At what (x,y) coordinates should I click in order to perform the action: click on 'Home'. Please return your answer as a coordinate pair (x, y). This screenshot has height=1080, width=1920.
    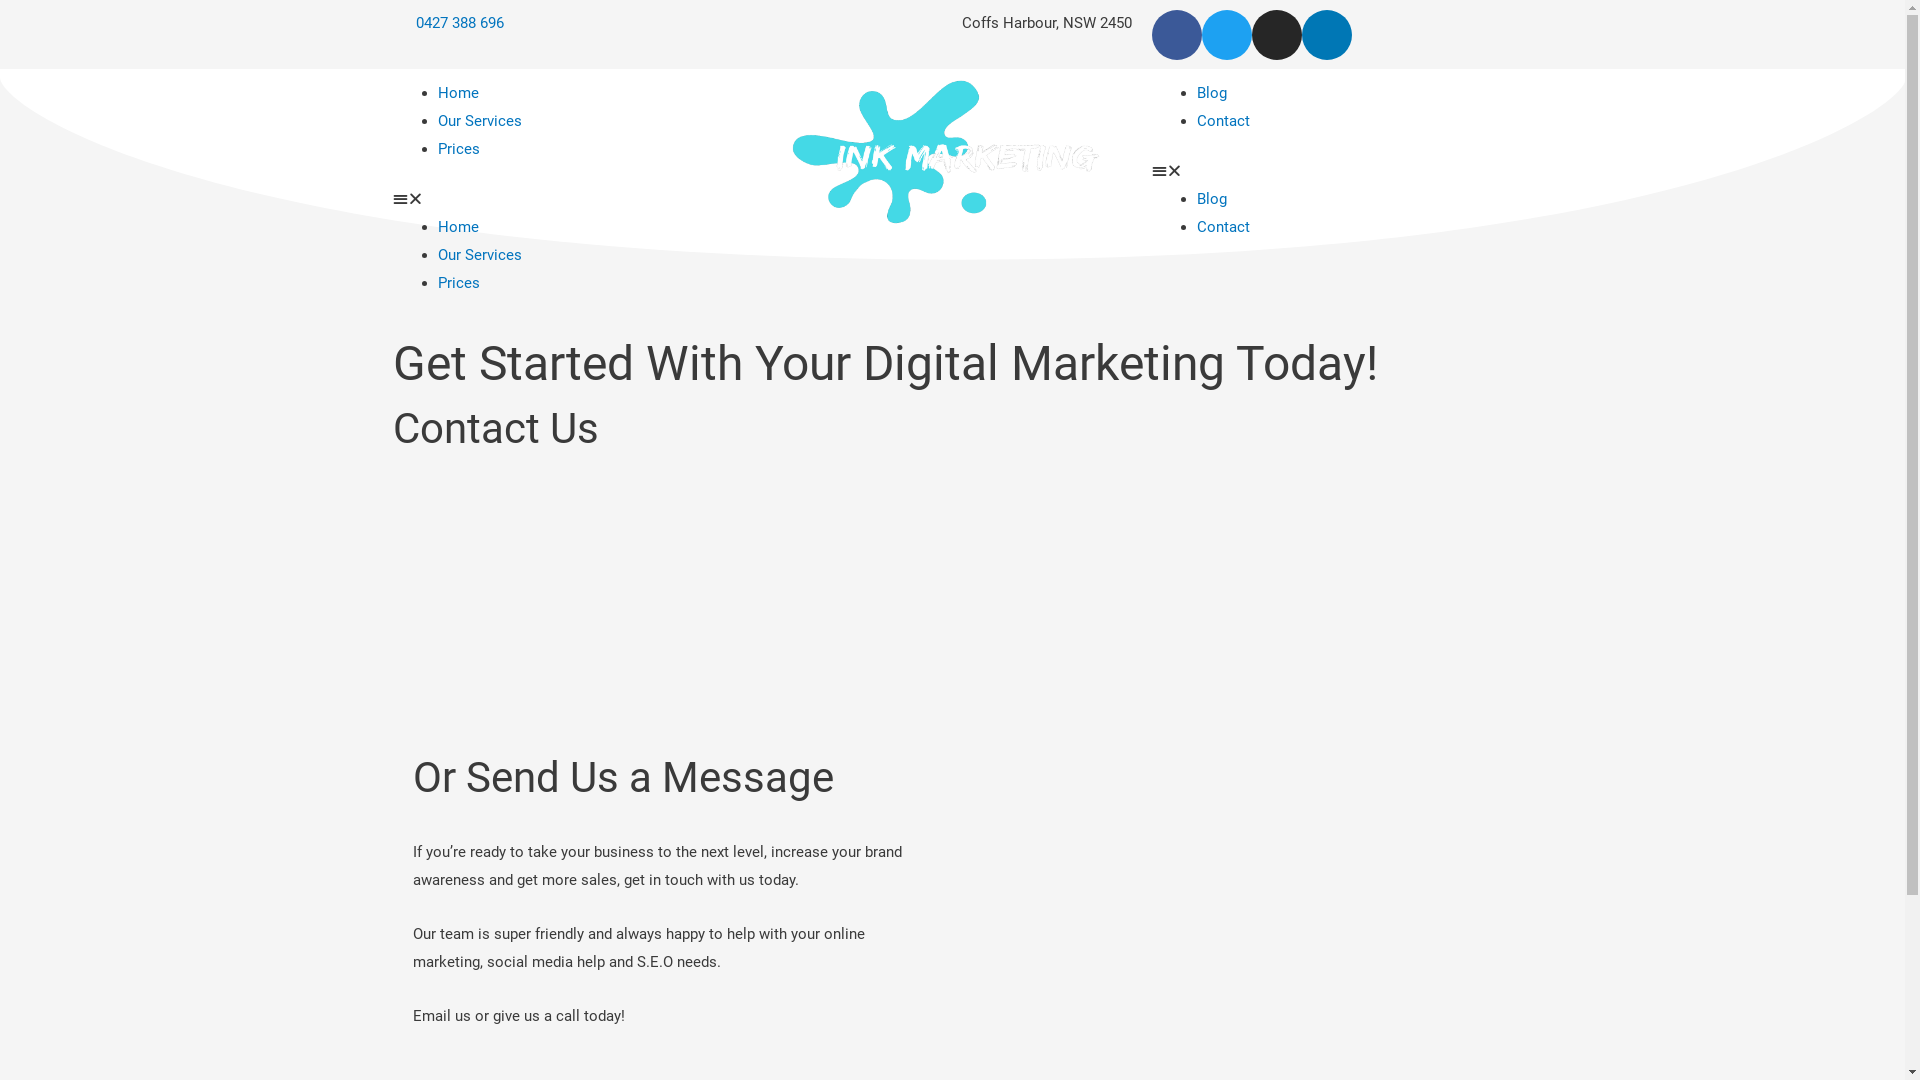
    Looking at the image, I should click on (457, 92).